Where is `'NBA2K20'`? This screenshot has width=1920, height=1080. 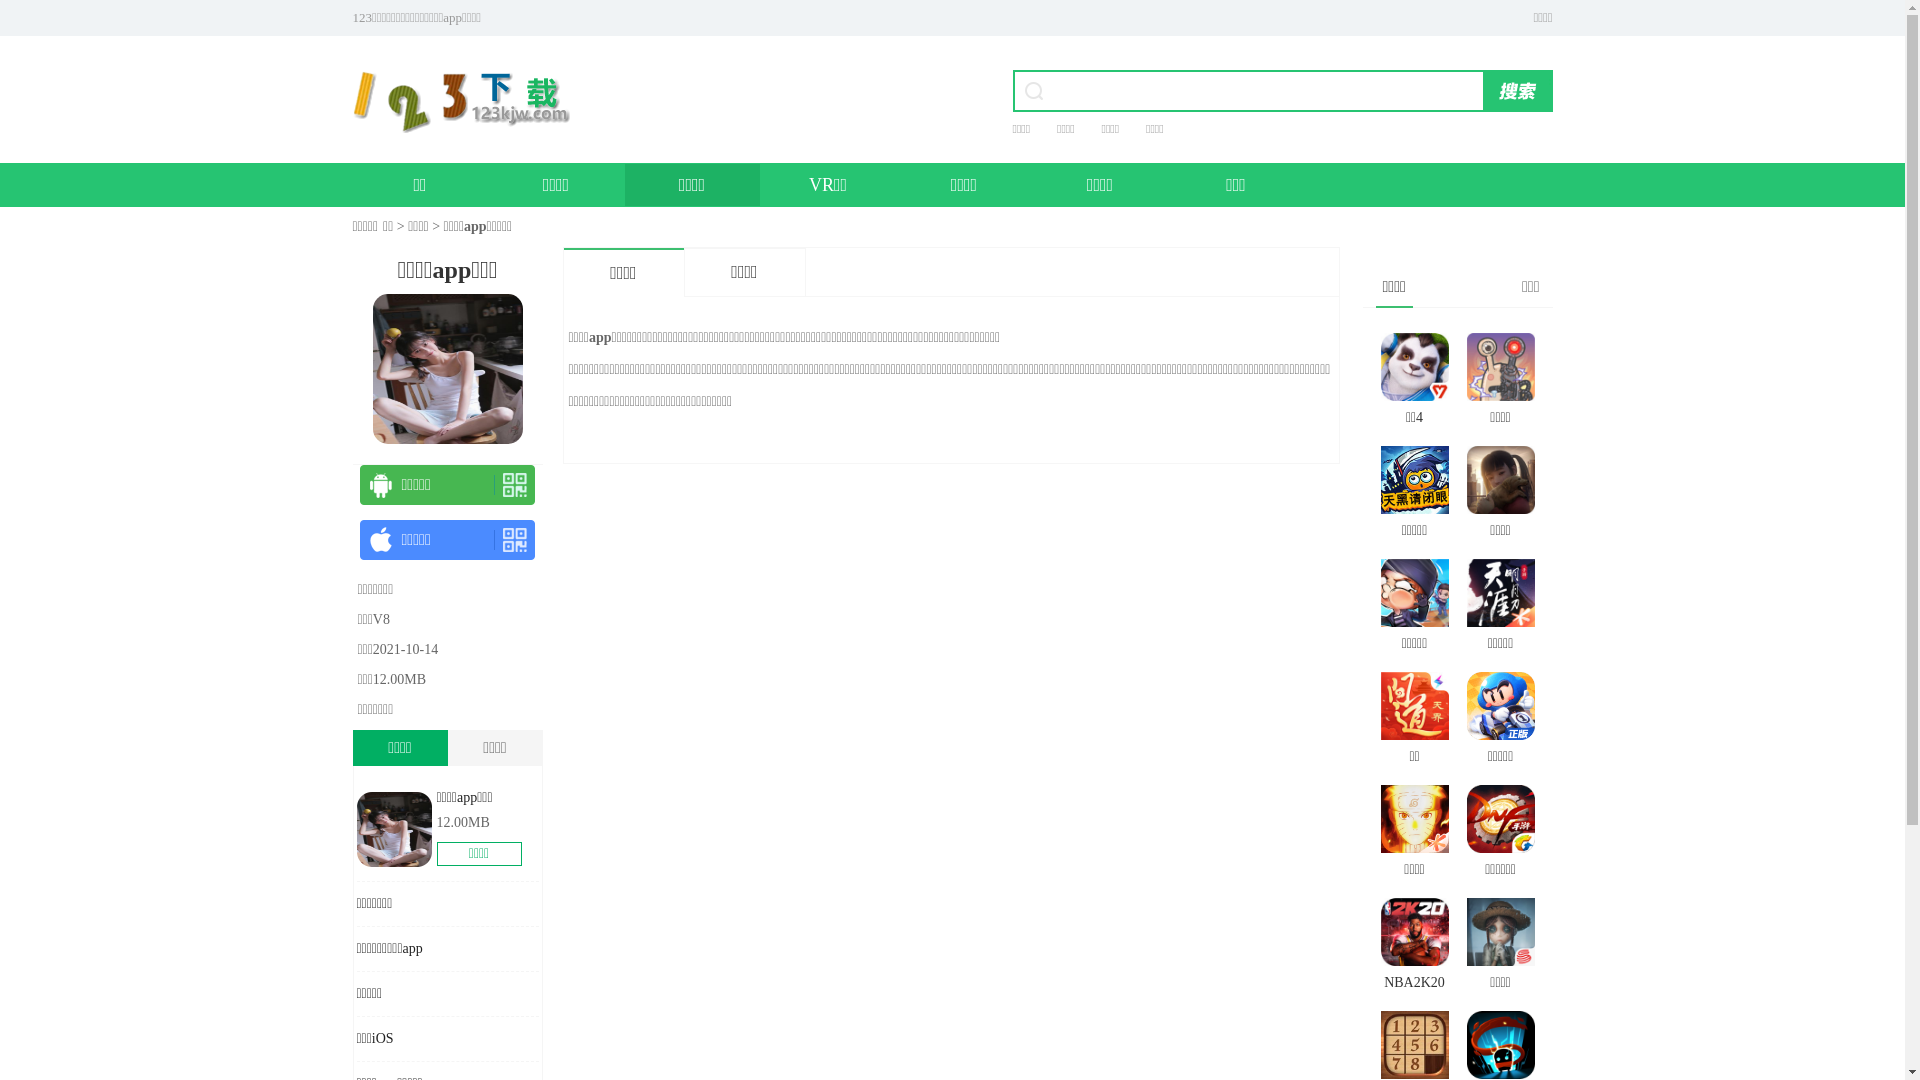 'NBA2K20' is located at coordinates (1413, 946).